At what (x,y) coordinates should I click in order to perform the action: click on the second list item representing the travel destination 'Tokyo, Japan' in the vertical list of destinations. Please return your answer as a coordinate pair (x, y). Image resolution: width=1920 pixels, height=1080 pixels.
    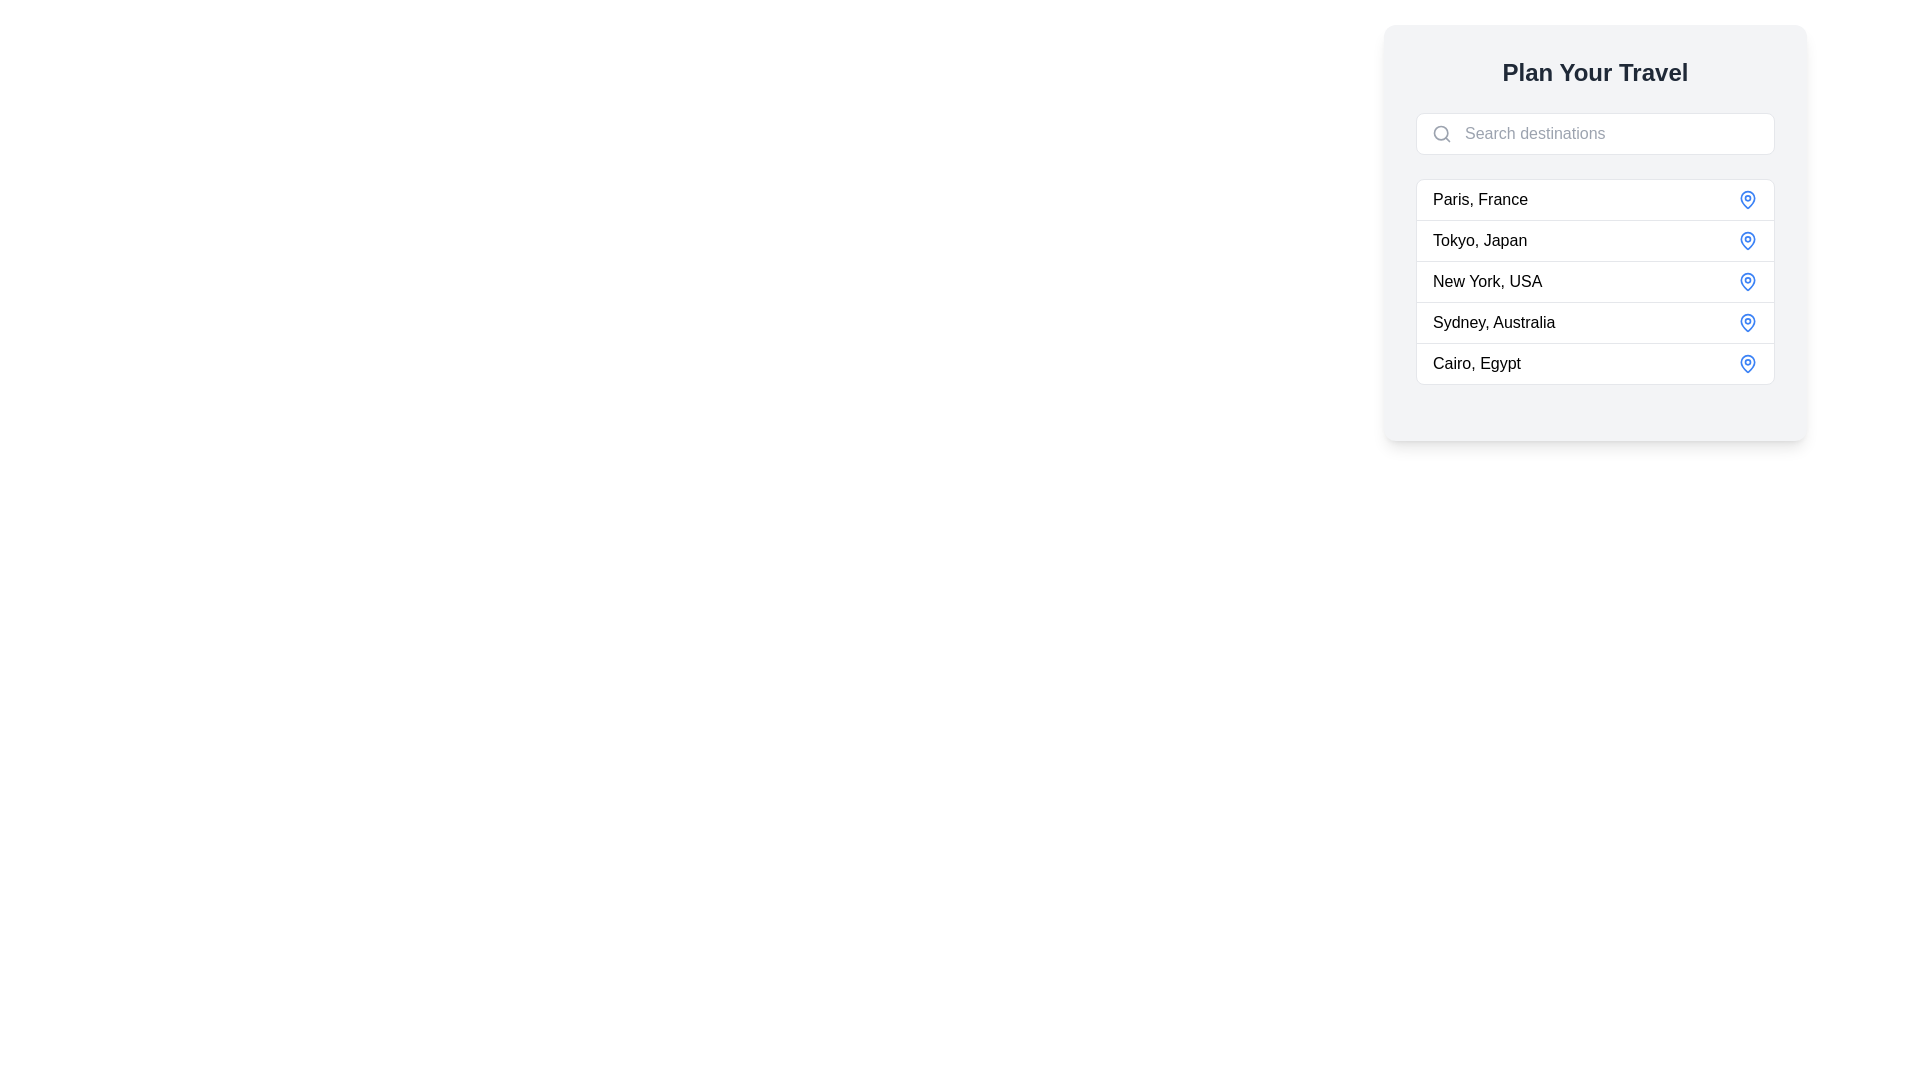
    Looking at the image, I should click on (1594, 239).